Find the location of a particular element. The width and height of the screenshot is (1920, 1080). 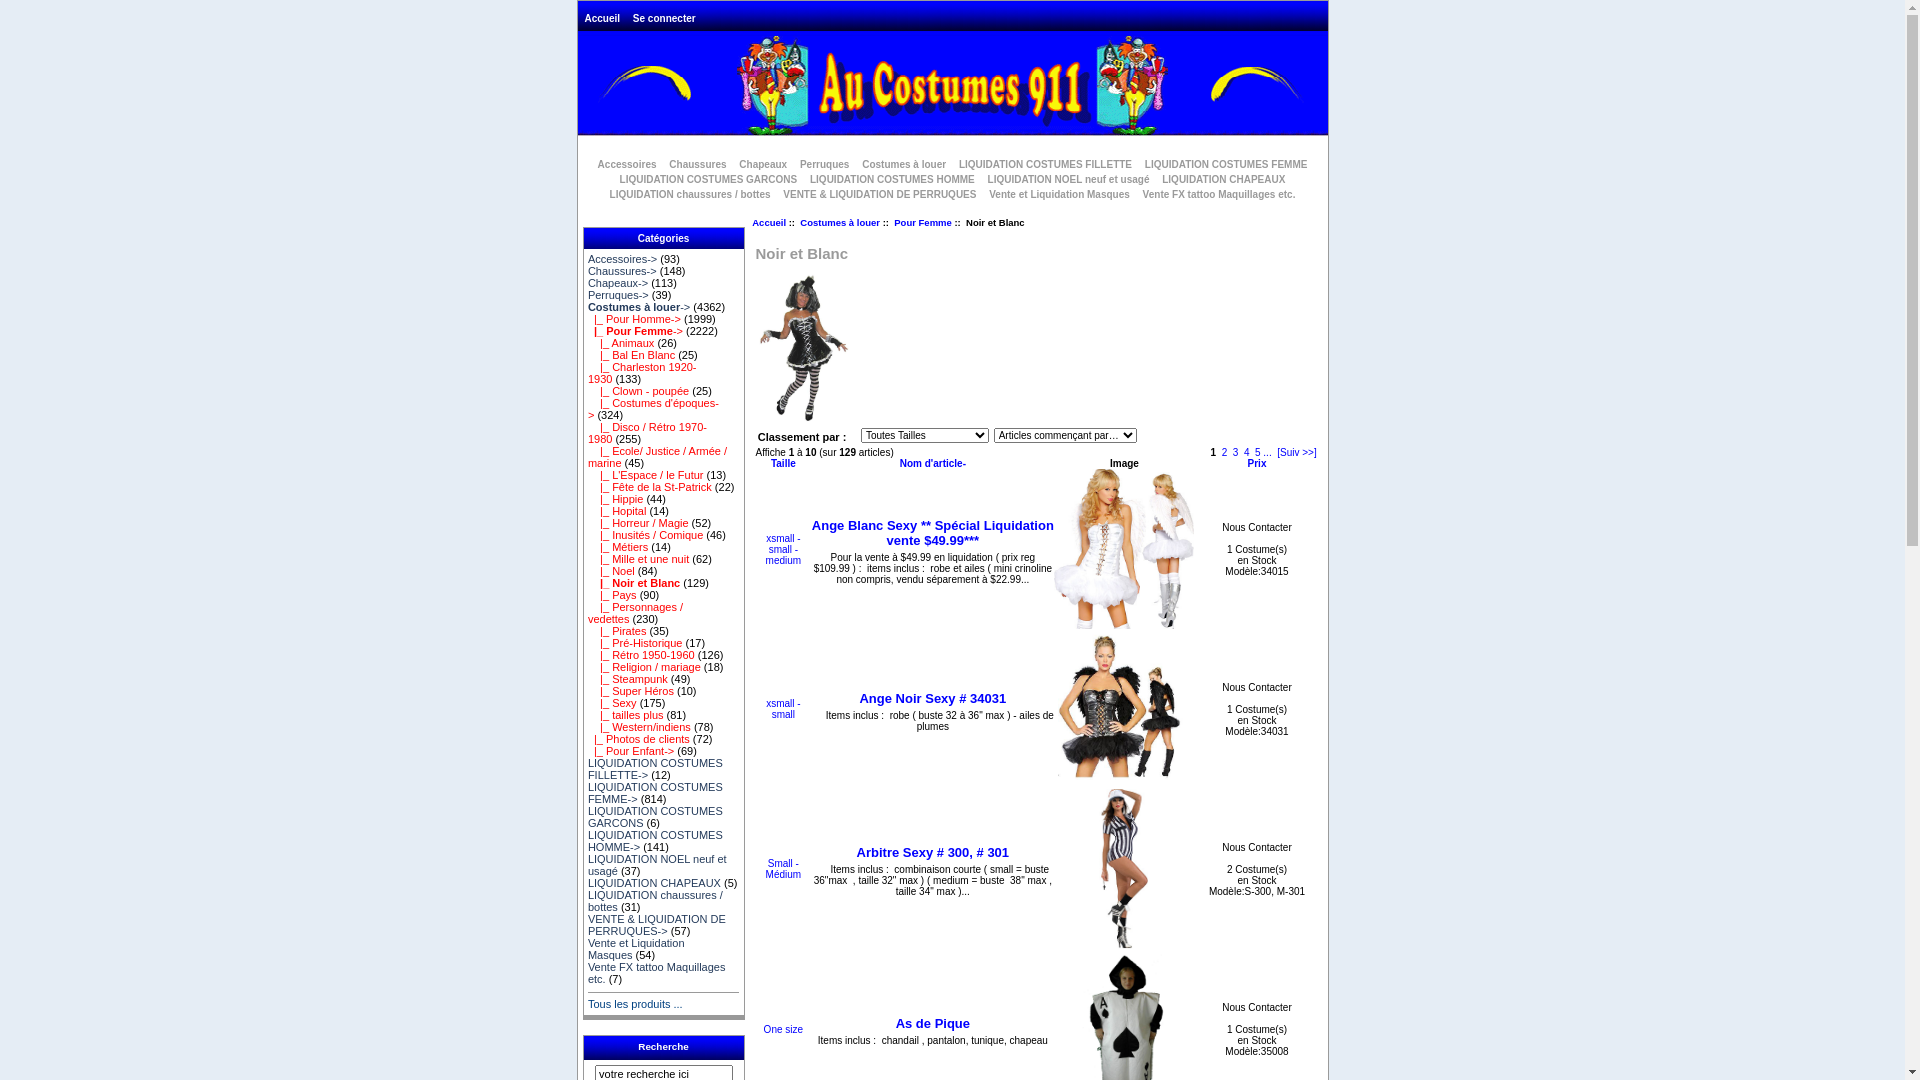

'    |_ Noel' is located at coordinates (610, 570).